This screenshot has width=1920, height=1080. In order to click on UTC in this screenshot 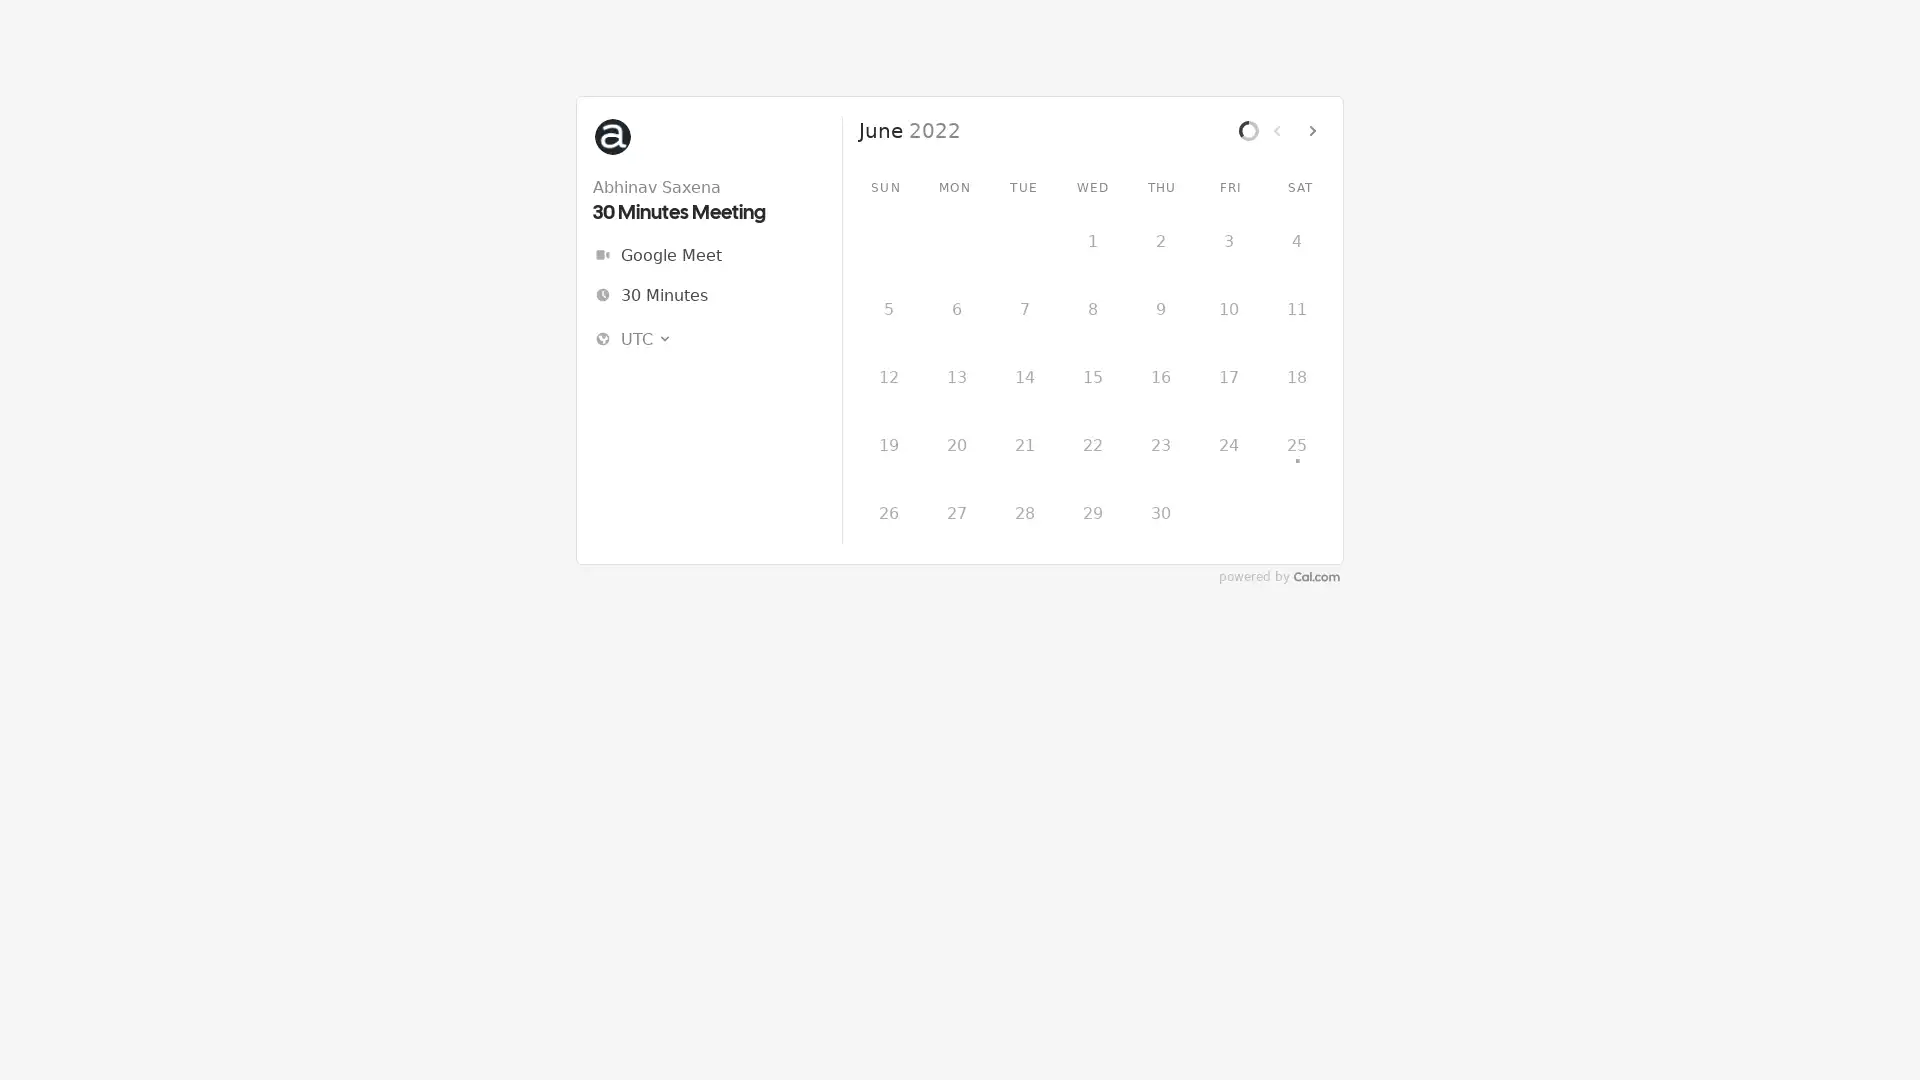, I will do `click(648, 338)`.